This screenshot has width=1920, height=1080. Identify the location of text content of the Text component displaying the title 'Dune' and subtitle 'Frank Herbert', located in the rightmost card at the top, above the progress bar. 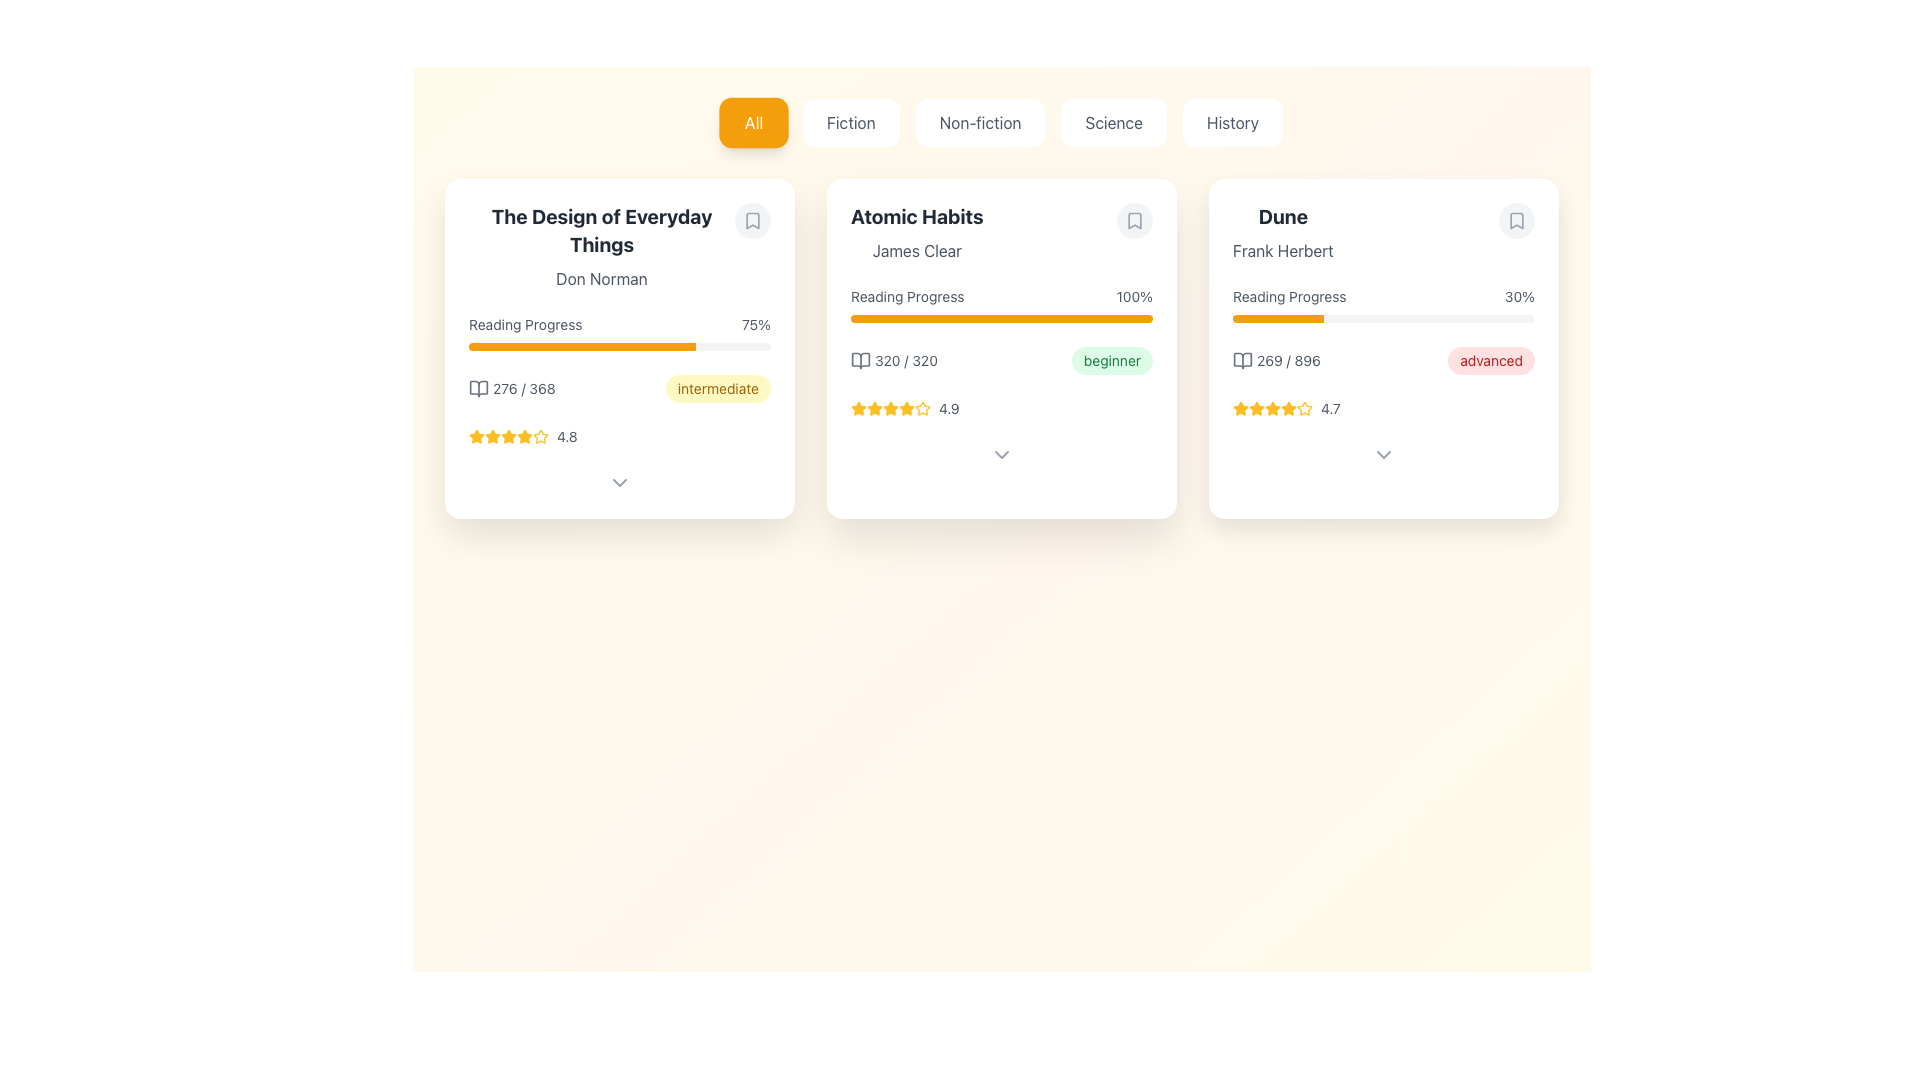
(1283, 231).